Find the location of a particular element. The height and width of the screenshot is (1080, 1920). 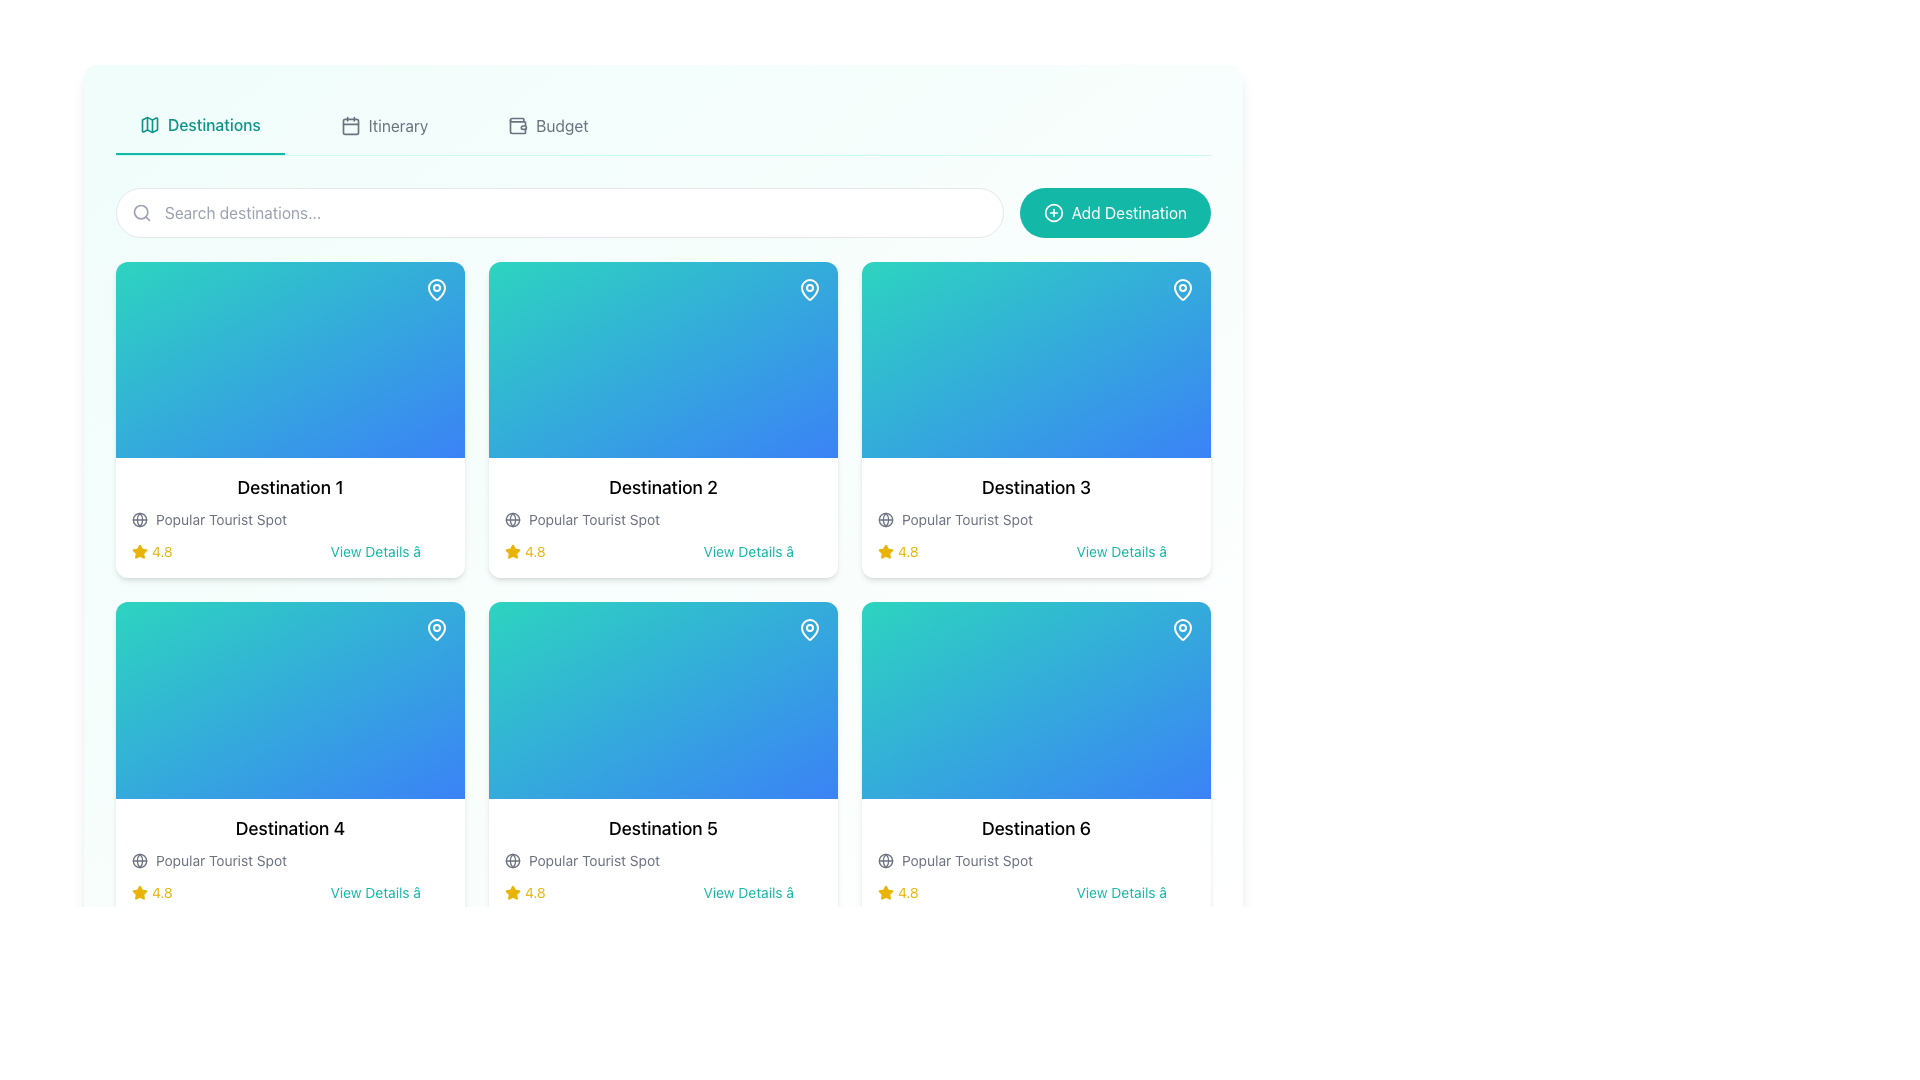

the star icon with a yellow fill color, which is located next to the numeric rating '4.8' in the last card of the second row in the grid layout is located at coordinates (885, 890).